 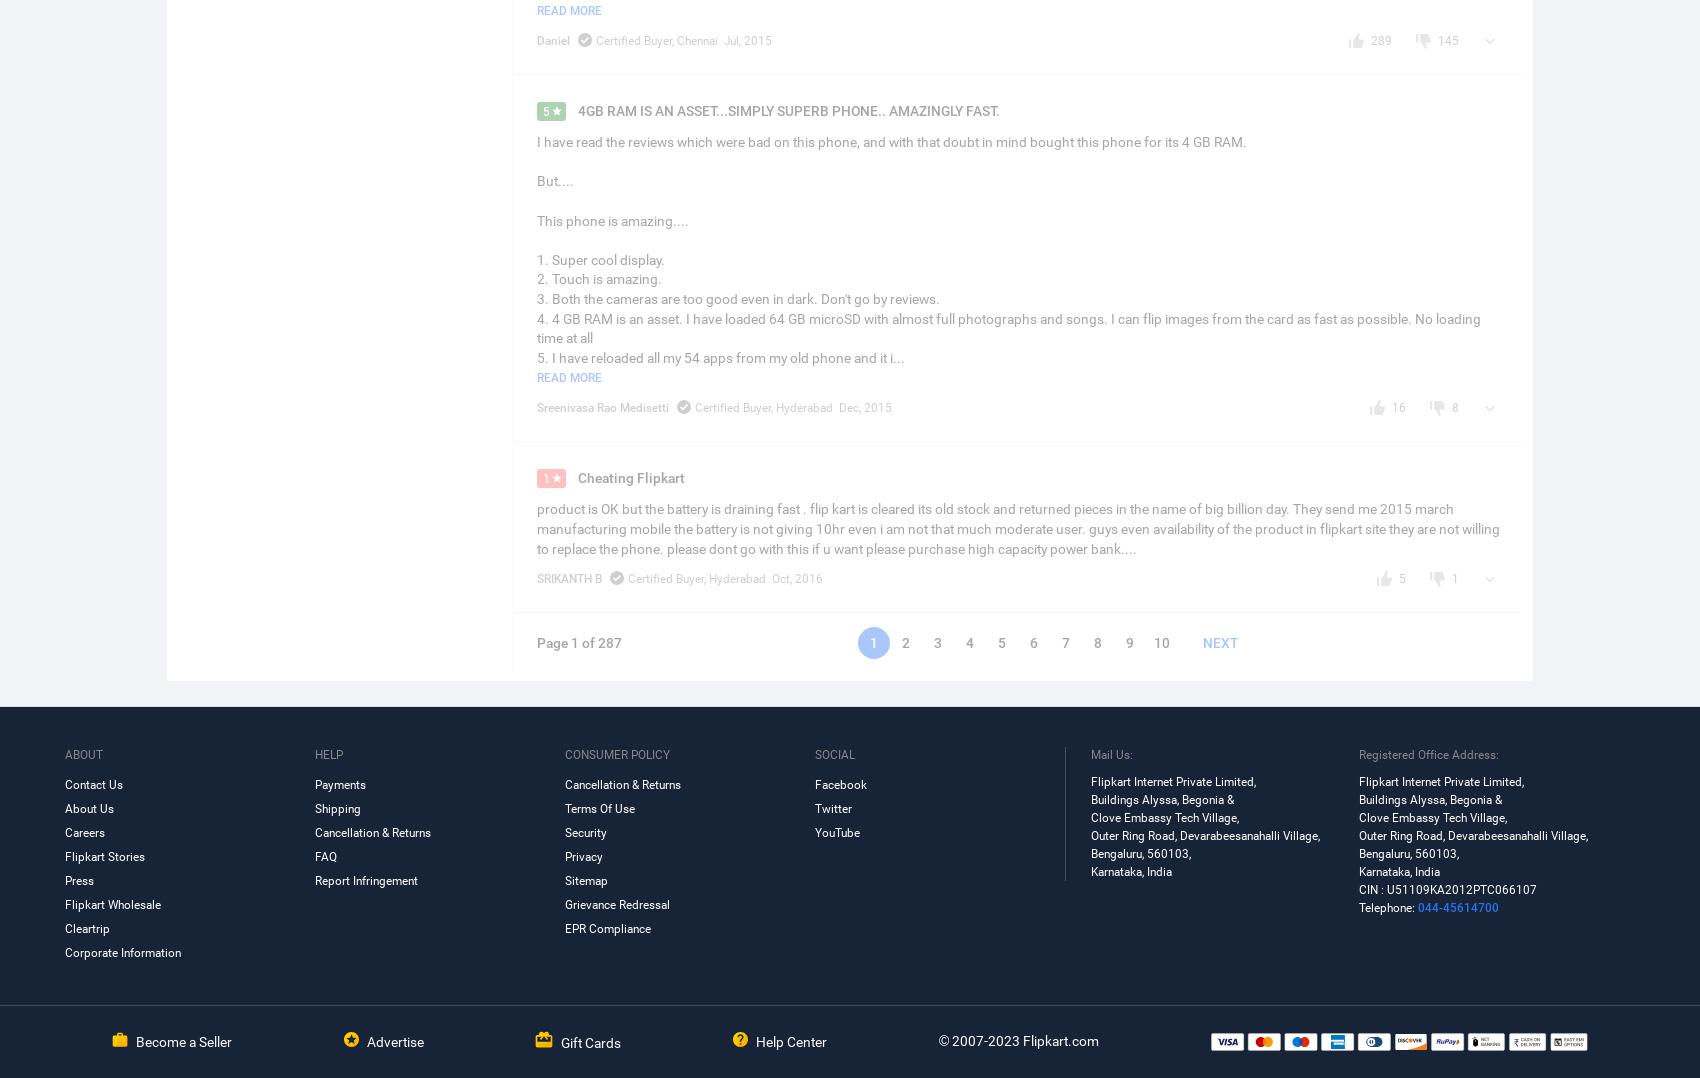 What do you see at coordinates (584, 832) in the screenshot?
I see `'Security'` at bounding box center [584, 832].